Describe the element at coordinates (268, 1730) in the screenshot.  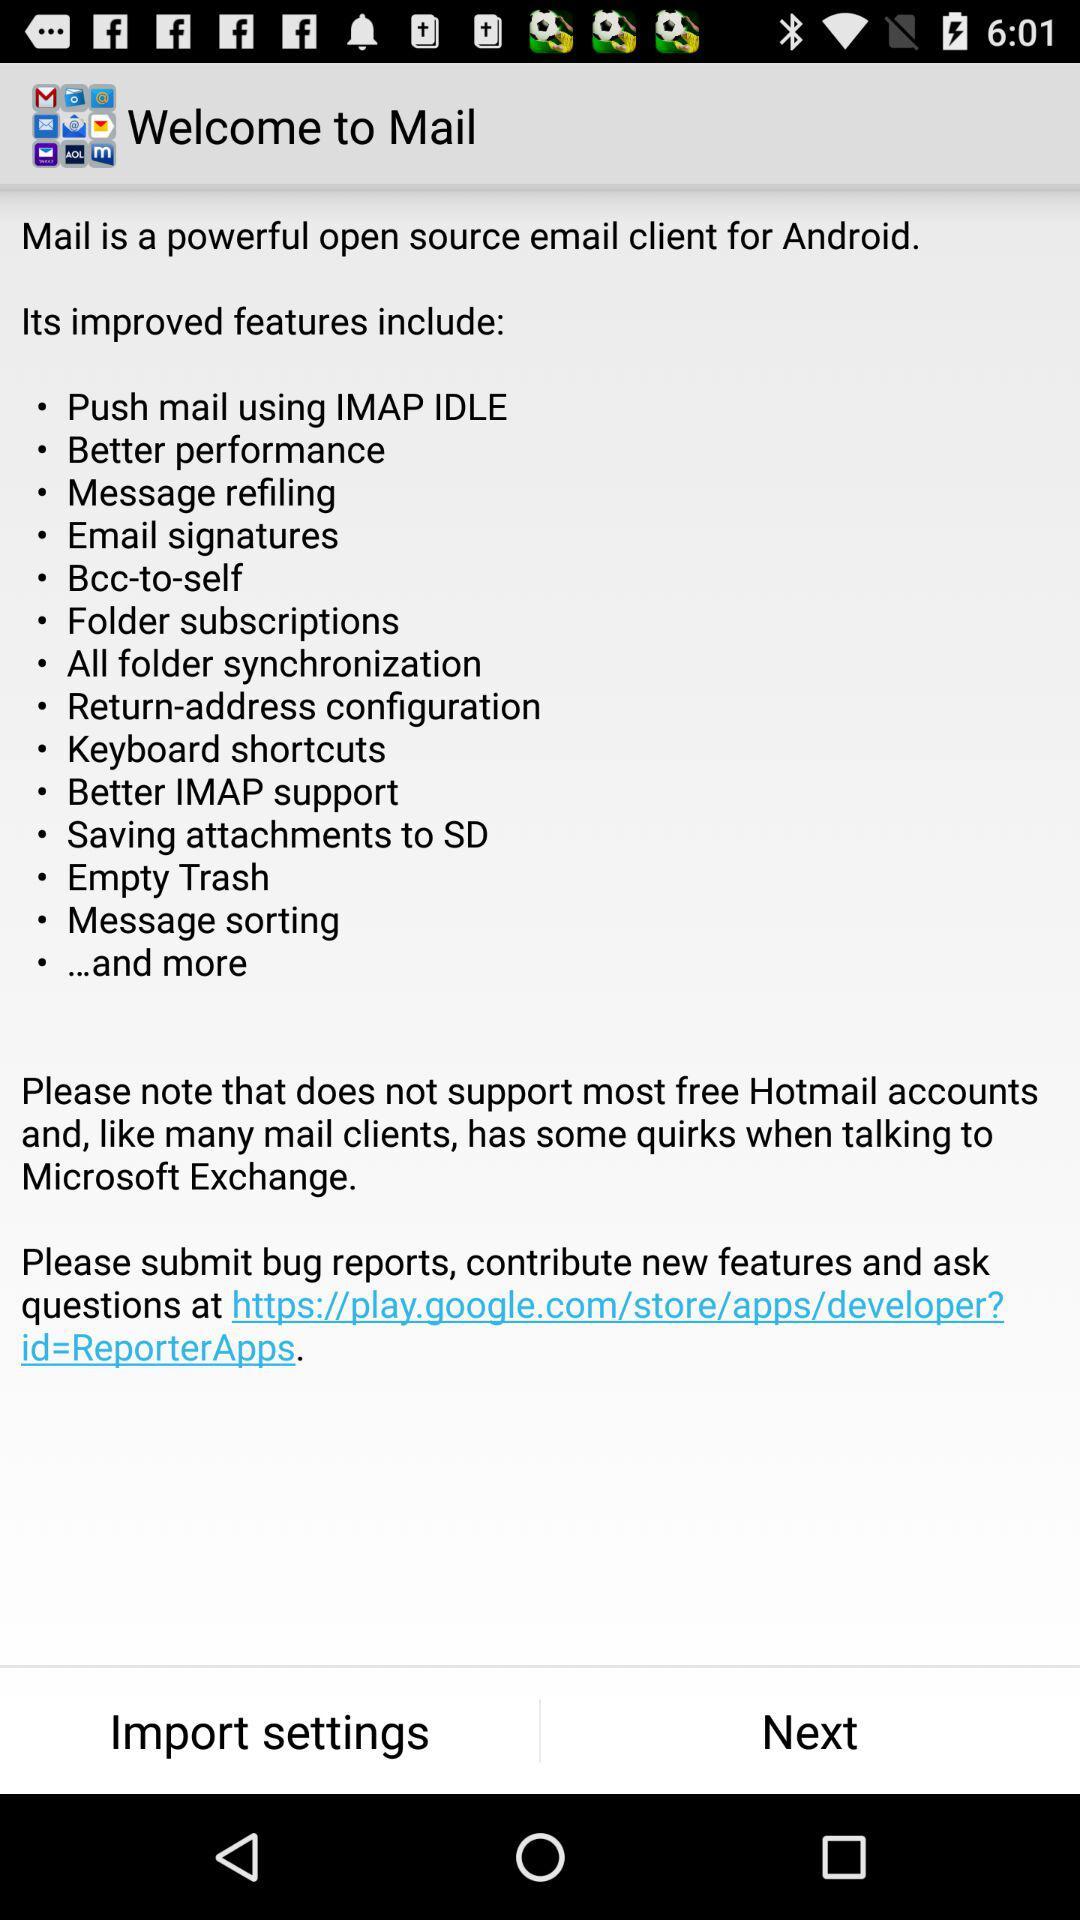
I see `import settings` at that location.